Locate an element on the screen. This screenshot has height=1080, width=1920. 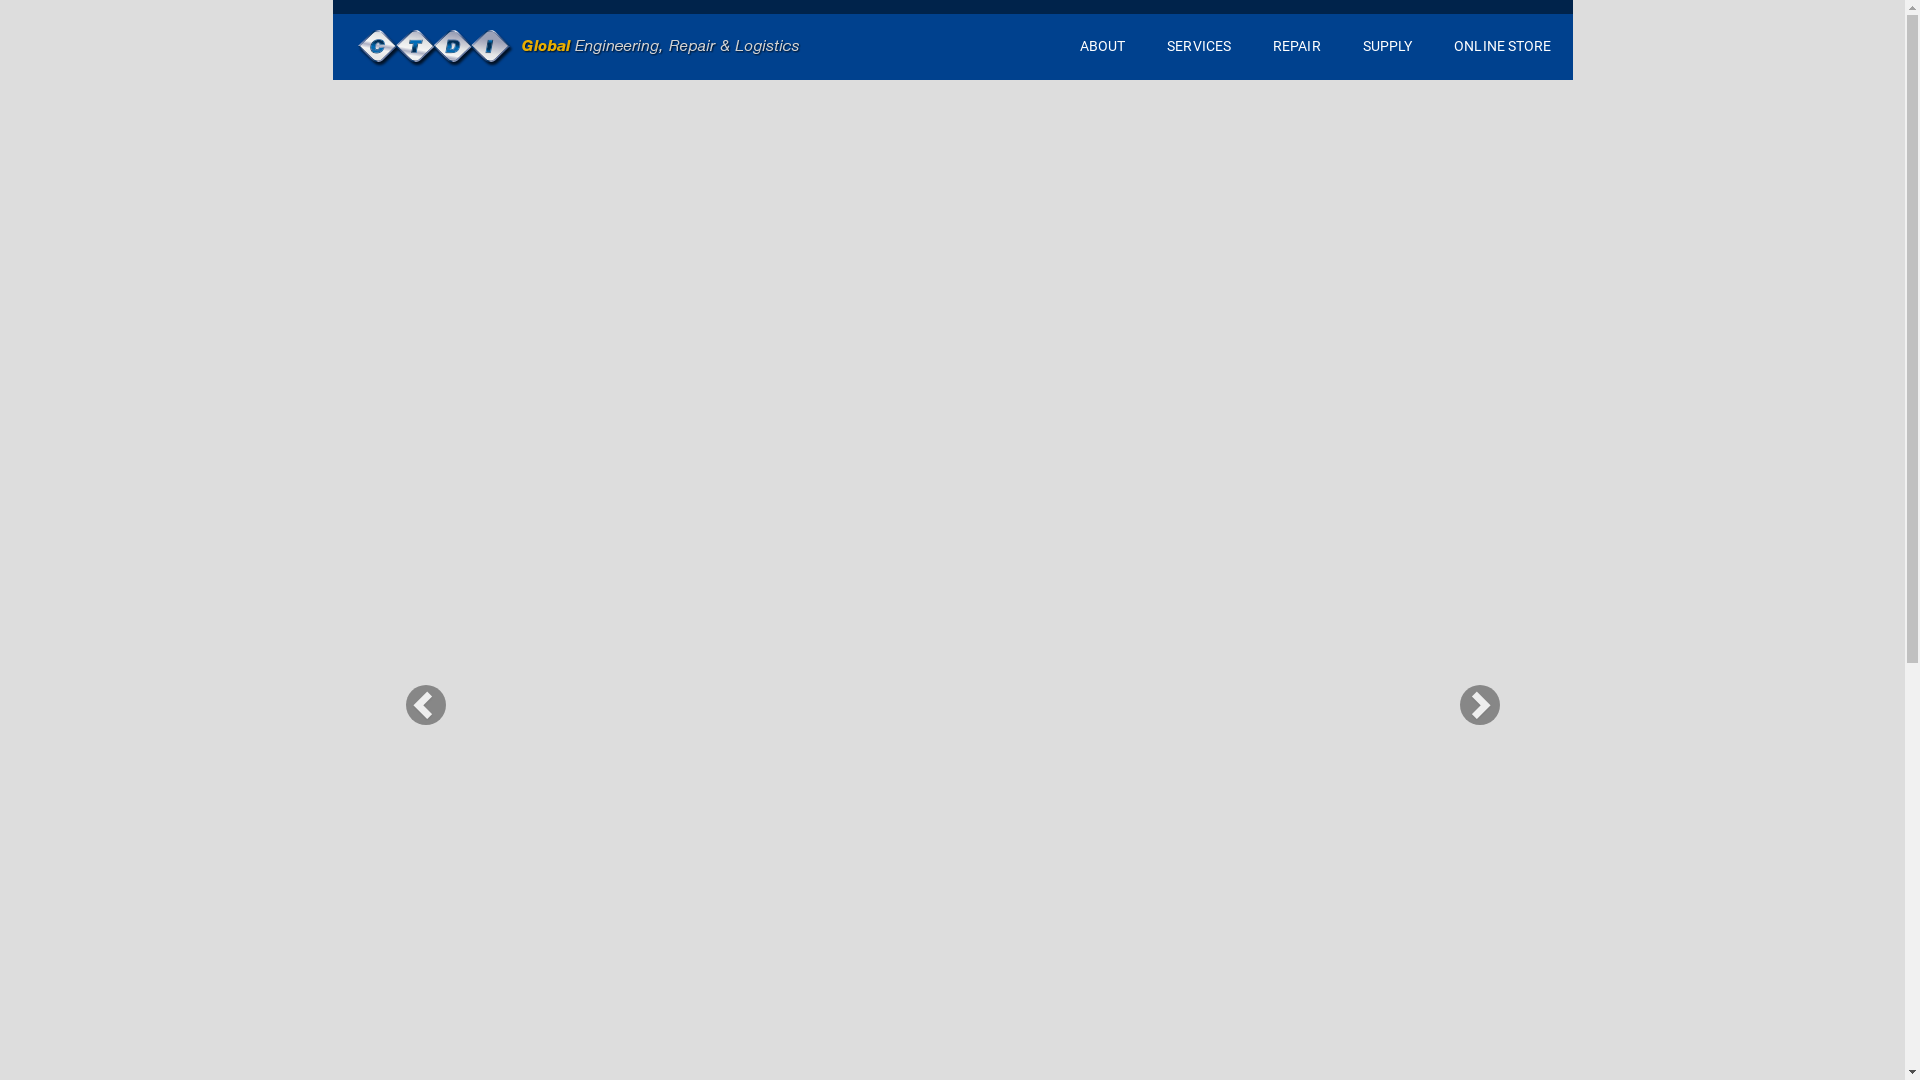
'SUPPLY' is located at coordinates (1386, 45).